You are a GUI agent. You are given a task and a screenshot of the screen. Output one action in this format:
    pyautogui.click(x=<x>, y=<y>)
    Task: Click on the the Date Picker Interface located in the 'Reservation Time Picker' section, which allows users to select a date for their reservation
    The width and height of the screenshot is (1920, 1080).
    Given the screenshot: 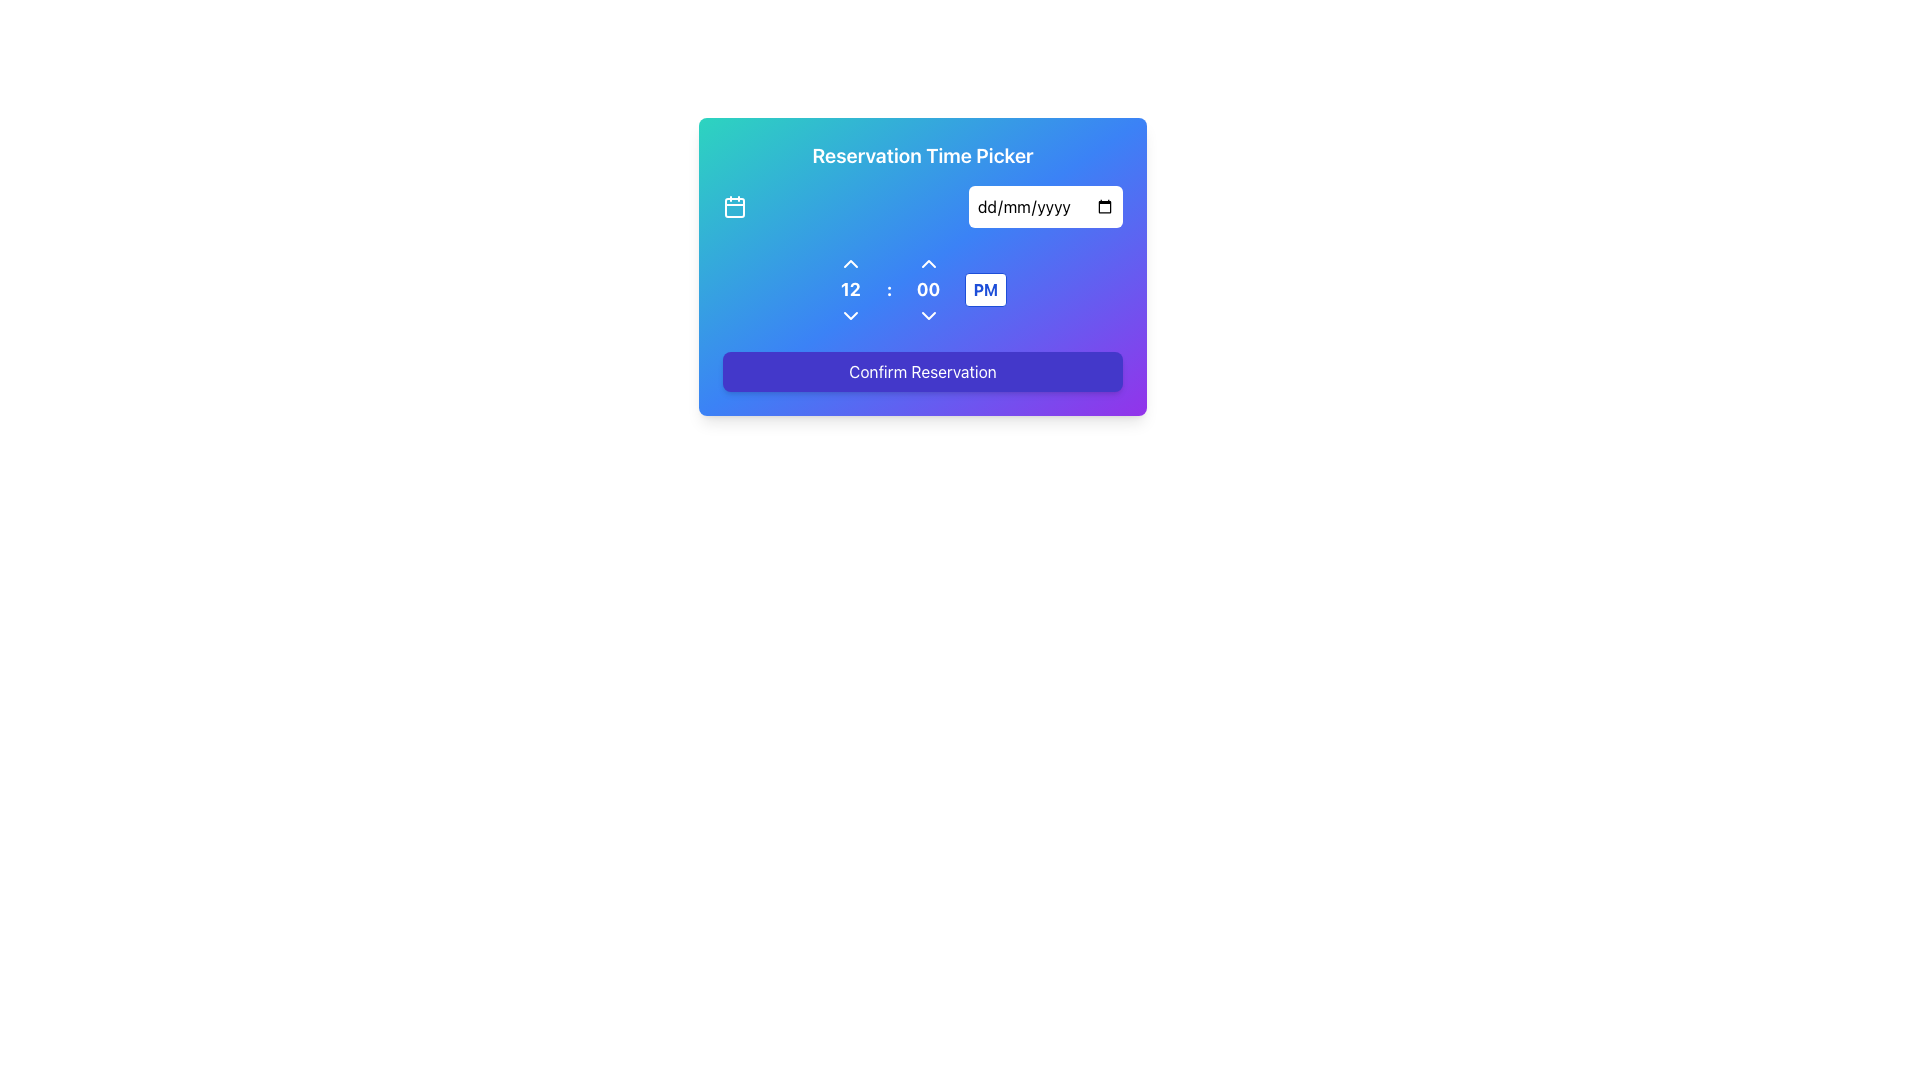 What is the action you would take?
    pyautogui.click(x=921, y=207)
    